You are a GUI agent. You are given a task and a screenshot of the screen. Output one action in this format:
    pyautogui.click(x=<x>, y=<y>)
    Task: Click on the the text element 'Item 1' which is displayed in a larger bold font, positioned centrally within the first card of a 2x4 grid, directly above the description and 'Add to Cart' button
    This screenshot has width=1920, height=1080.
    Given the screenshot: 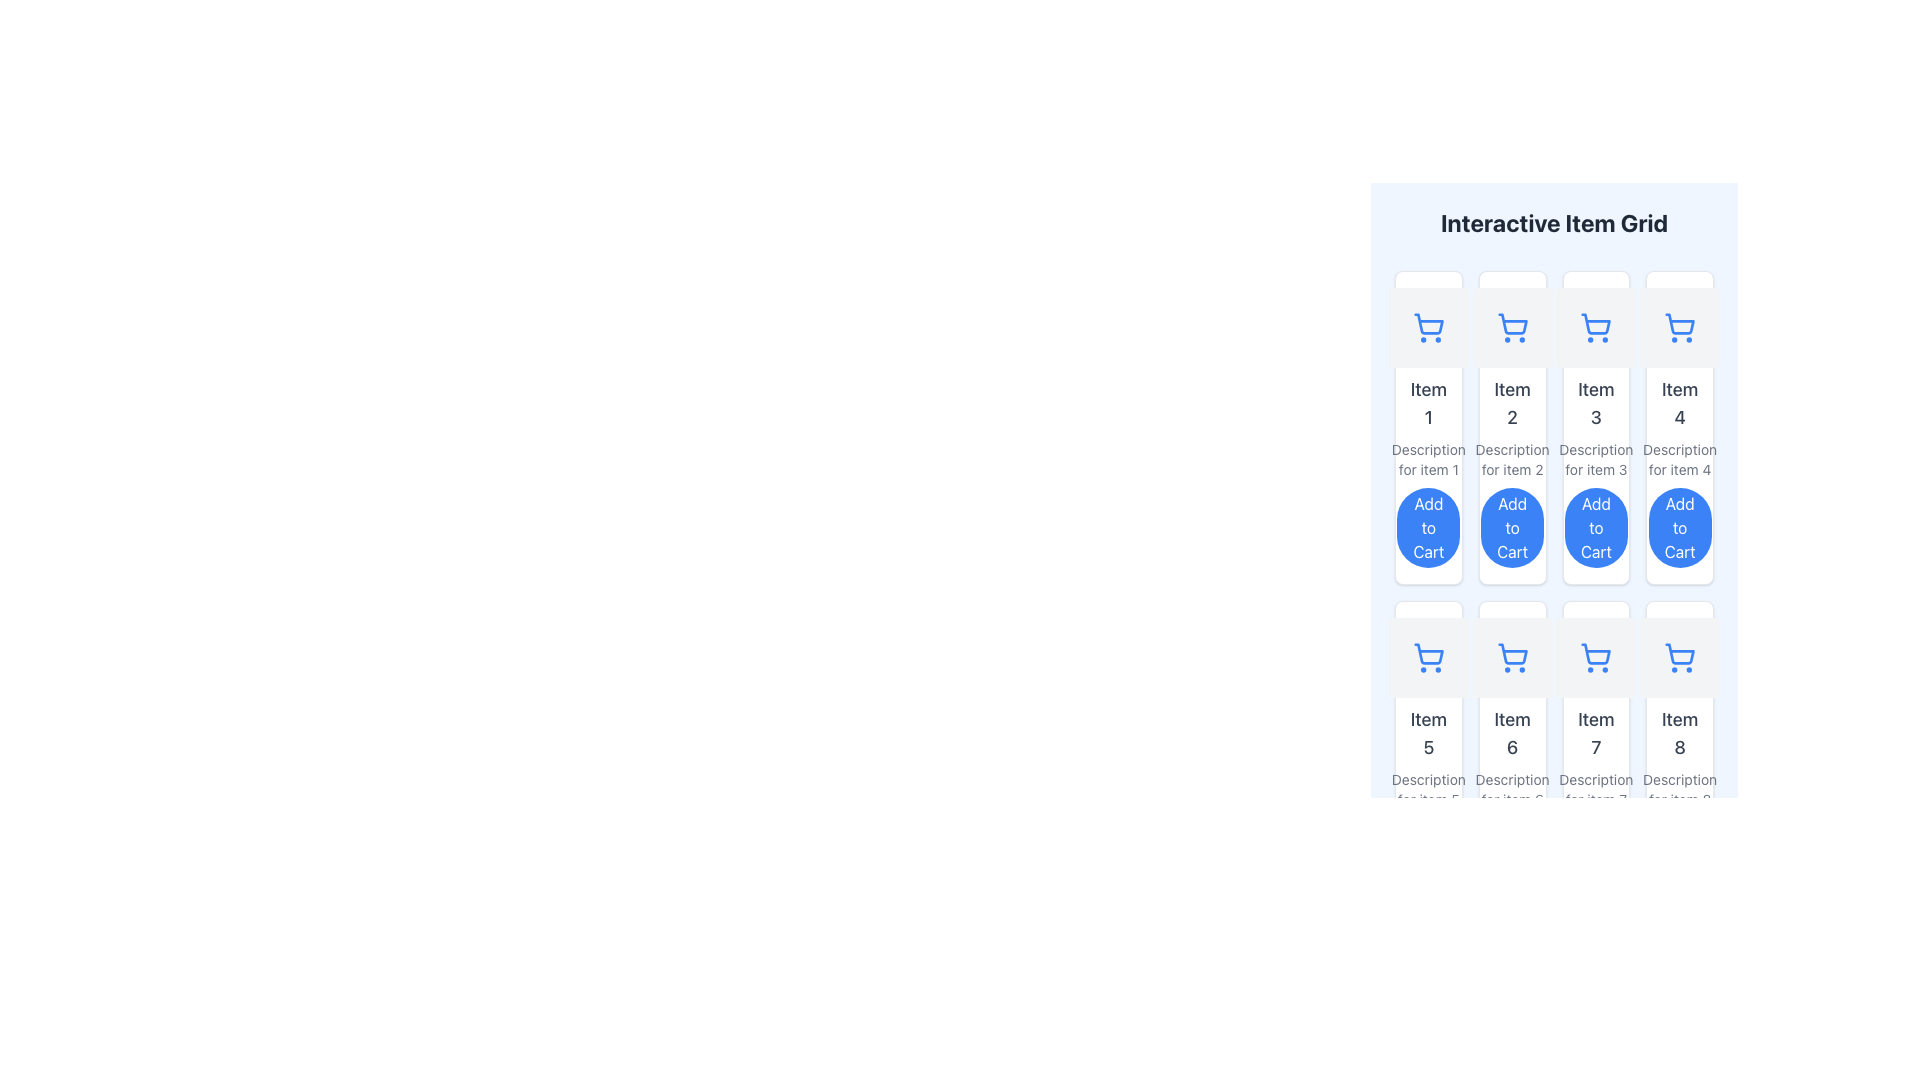 What is the action you would take?
    pyautogui.click(x=1427, y=404)
    